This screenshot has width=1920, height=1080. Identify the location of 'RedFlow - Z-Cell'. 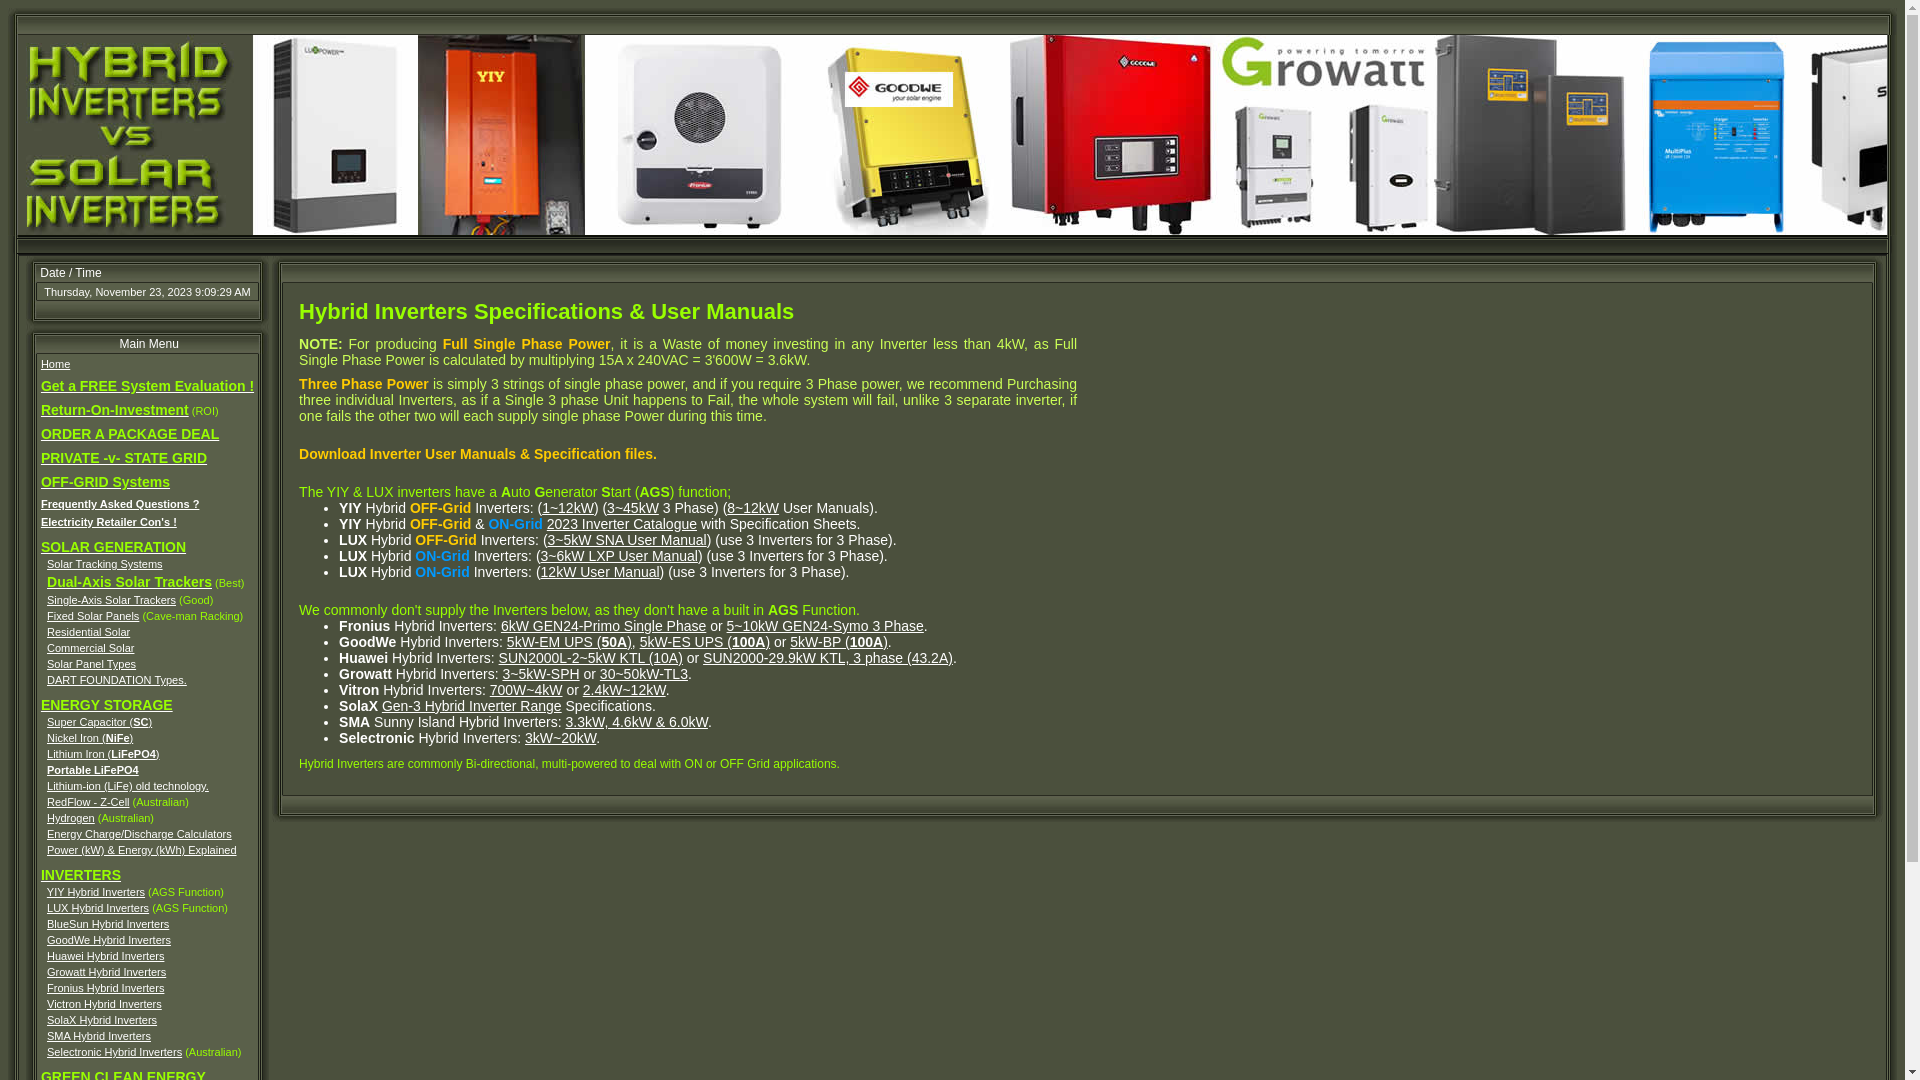
(87, 801).